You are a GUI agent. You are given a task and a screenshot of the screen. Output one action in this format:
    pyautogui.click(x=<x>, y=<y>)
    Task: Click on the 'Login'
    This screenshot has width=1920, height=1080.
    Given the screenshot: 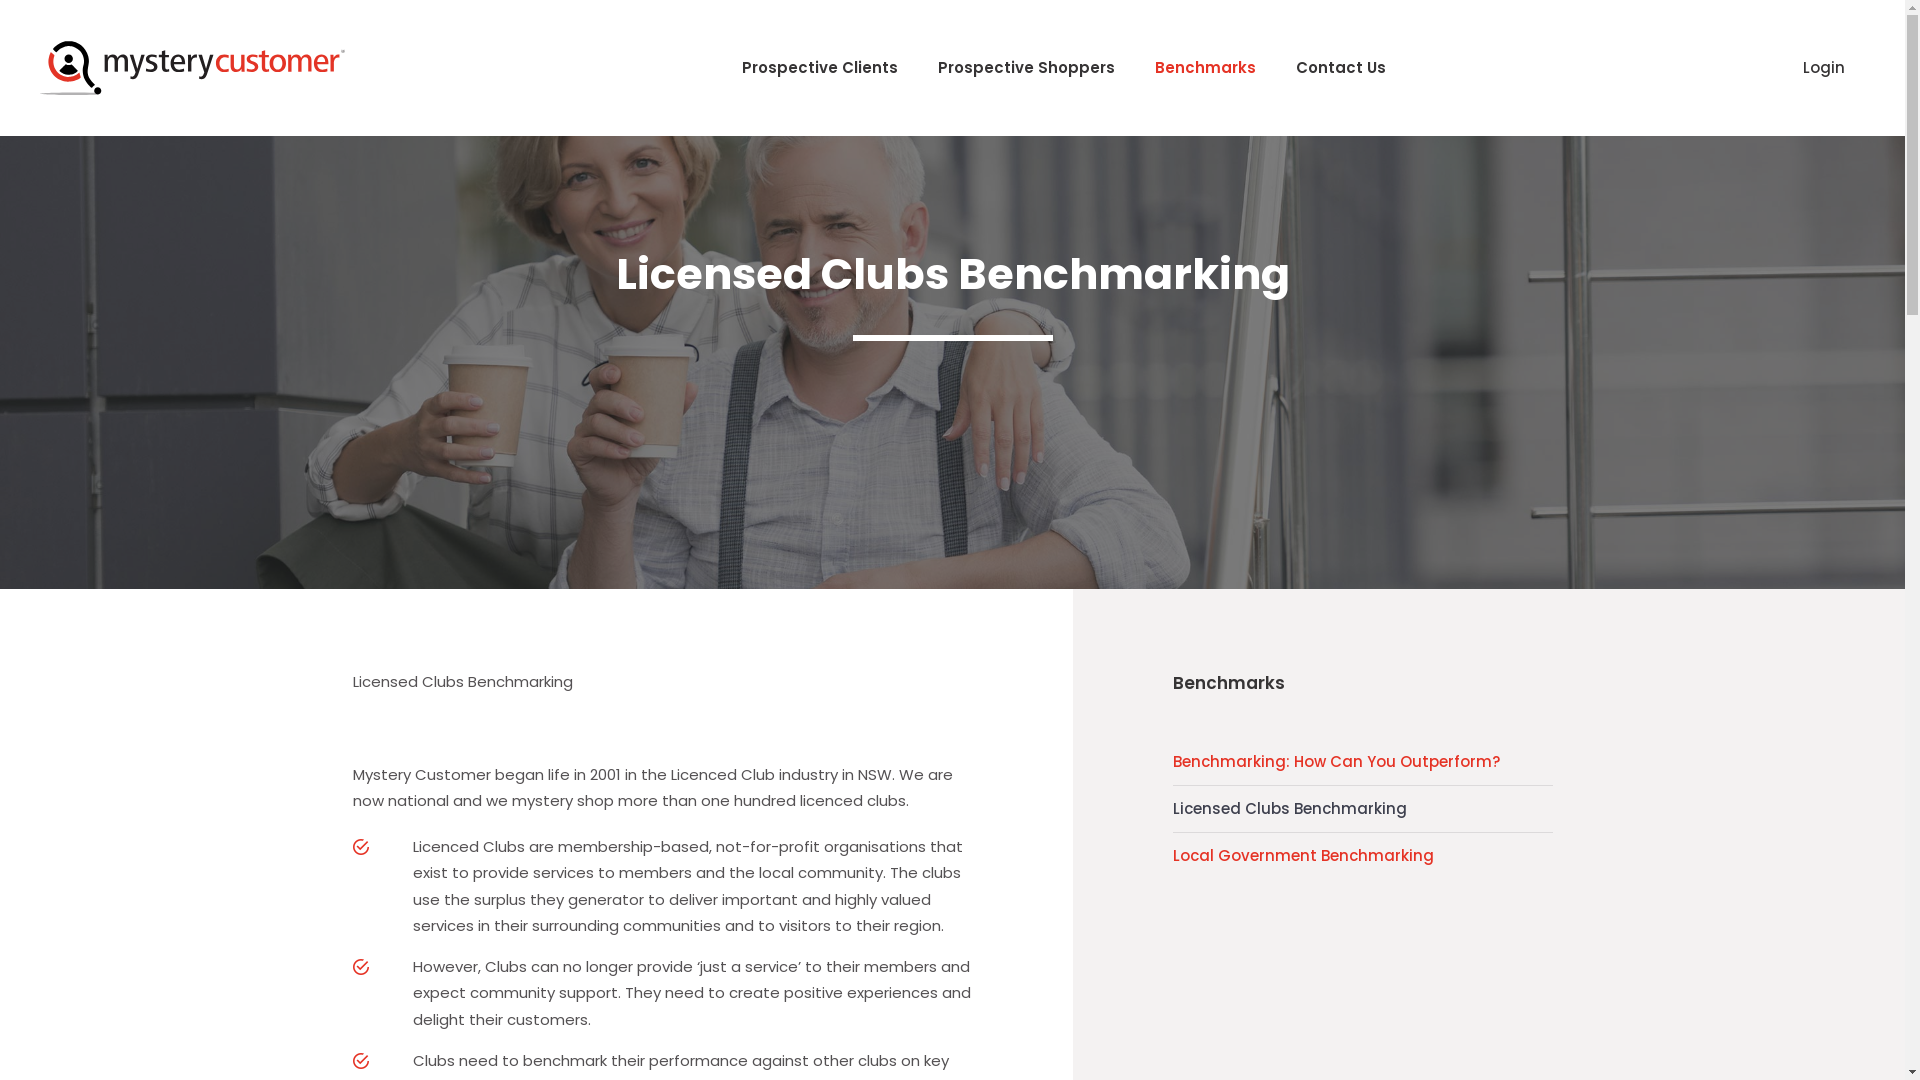 What is the action you would take?
    pyautogui.click(x=1782, y=67)
    